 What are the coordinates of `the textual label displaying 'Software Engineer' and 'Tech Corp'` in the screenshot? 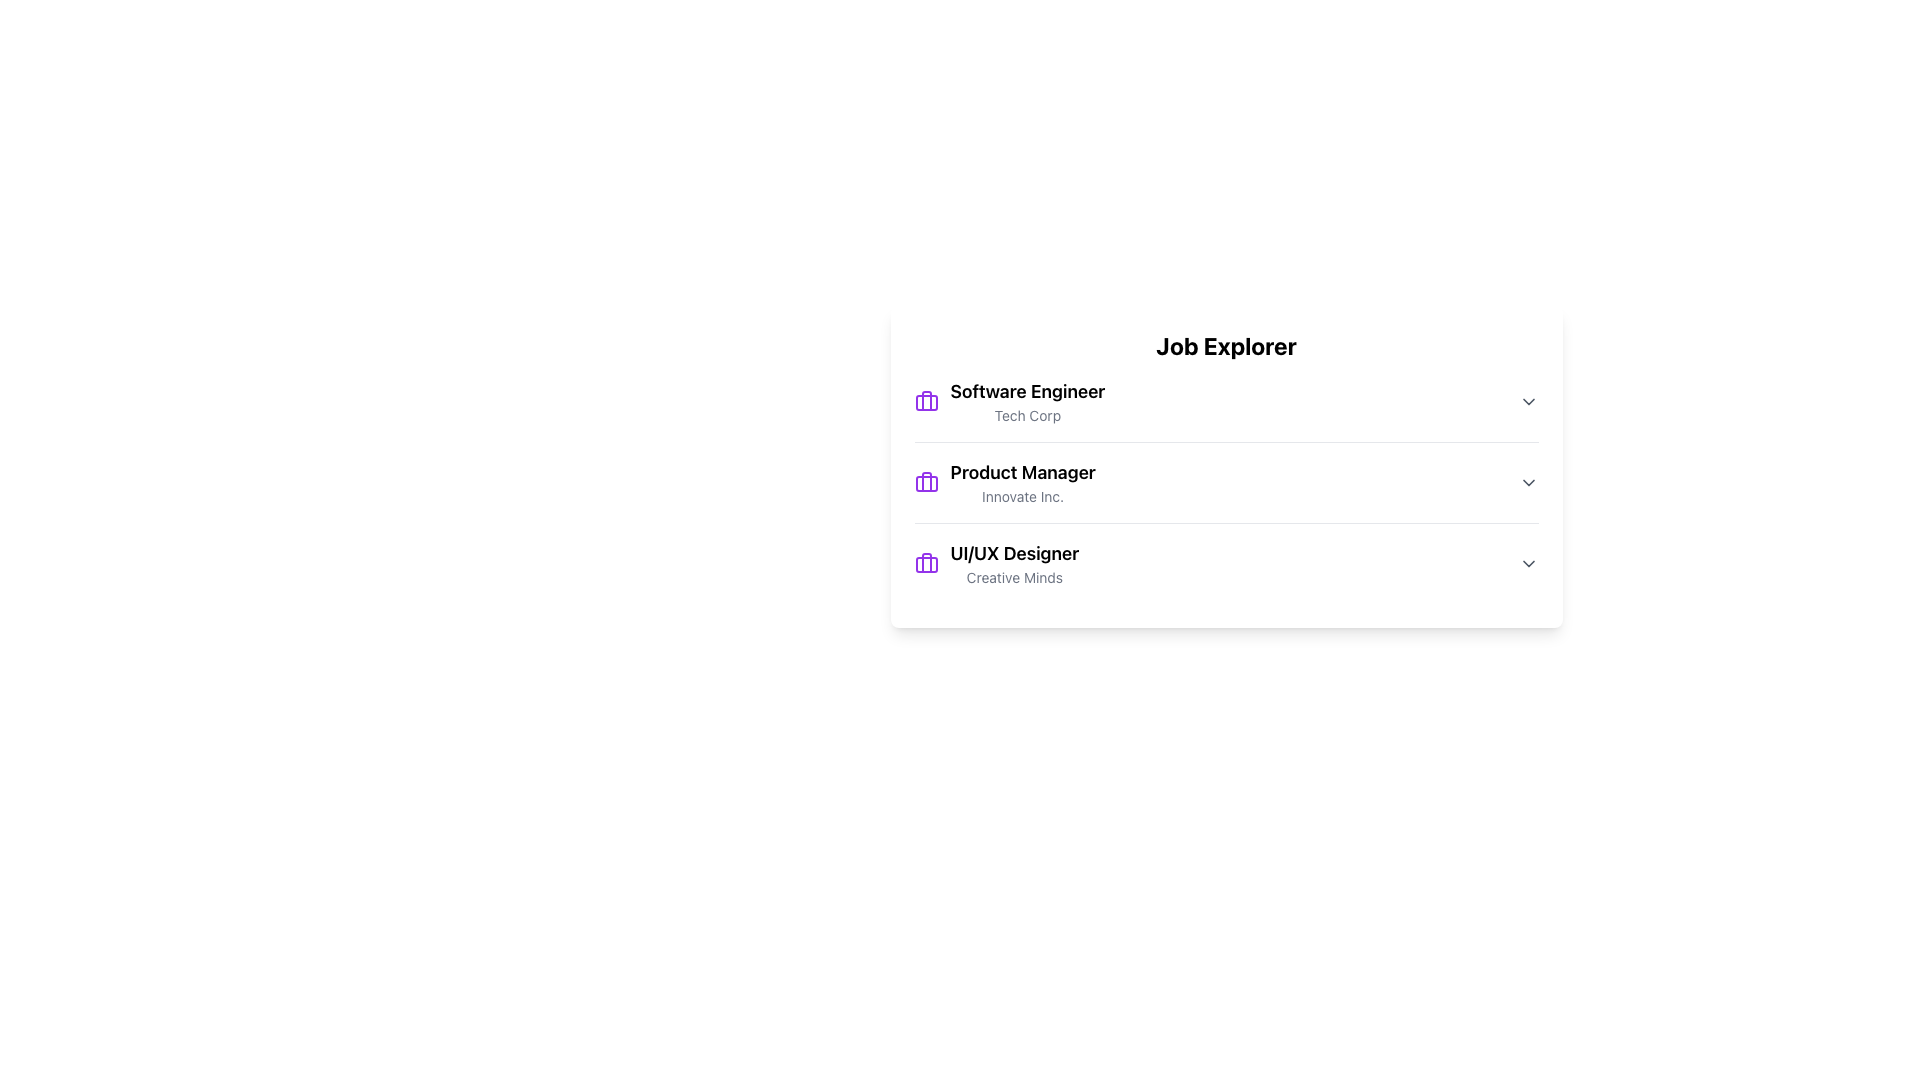 It's located at (1027, 401).